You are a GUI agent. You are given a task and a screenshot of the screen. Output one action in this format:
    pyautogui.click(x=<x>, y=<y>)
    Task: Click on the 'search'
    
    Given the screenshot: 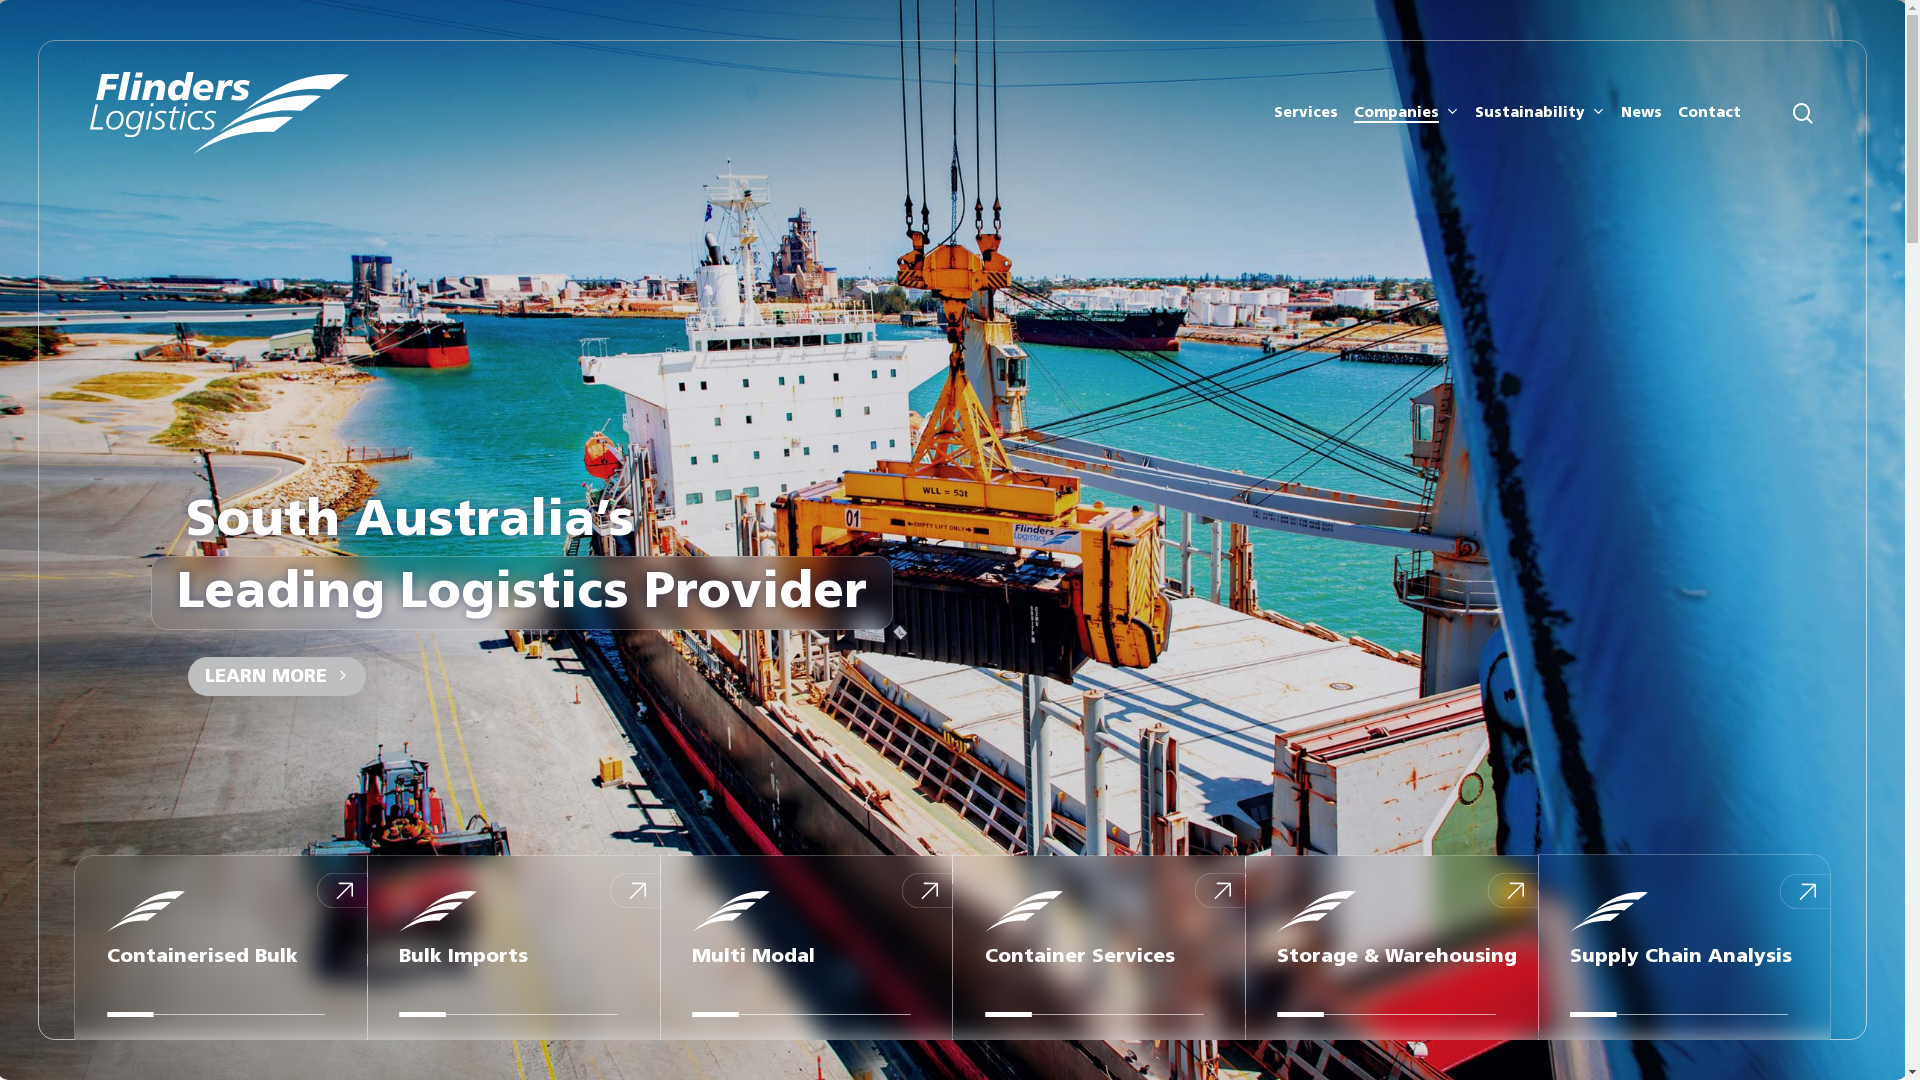 What is the action you would take?
    pyautogui.click(x=1790, y=112)
    